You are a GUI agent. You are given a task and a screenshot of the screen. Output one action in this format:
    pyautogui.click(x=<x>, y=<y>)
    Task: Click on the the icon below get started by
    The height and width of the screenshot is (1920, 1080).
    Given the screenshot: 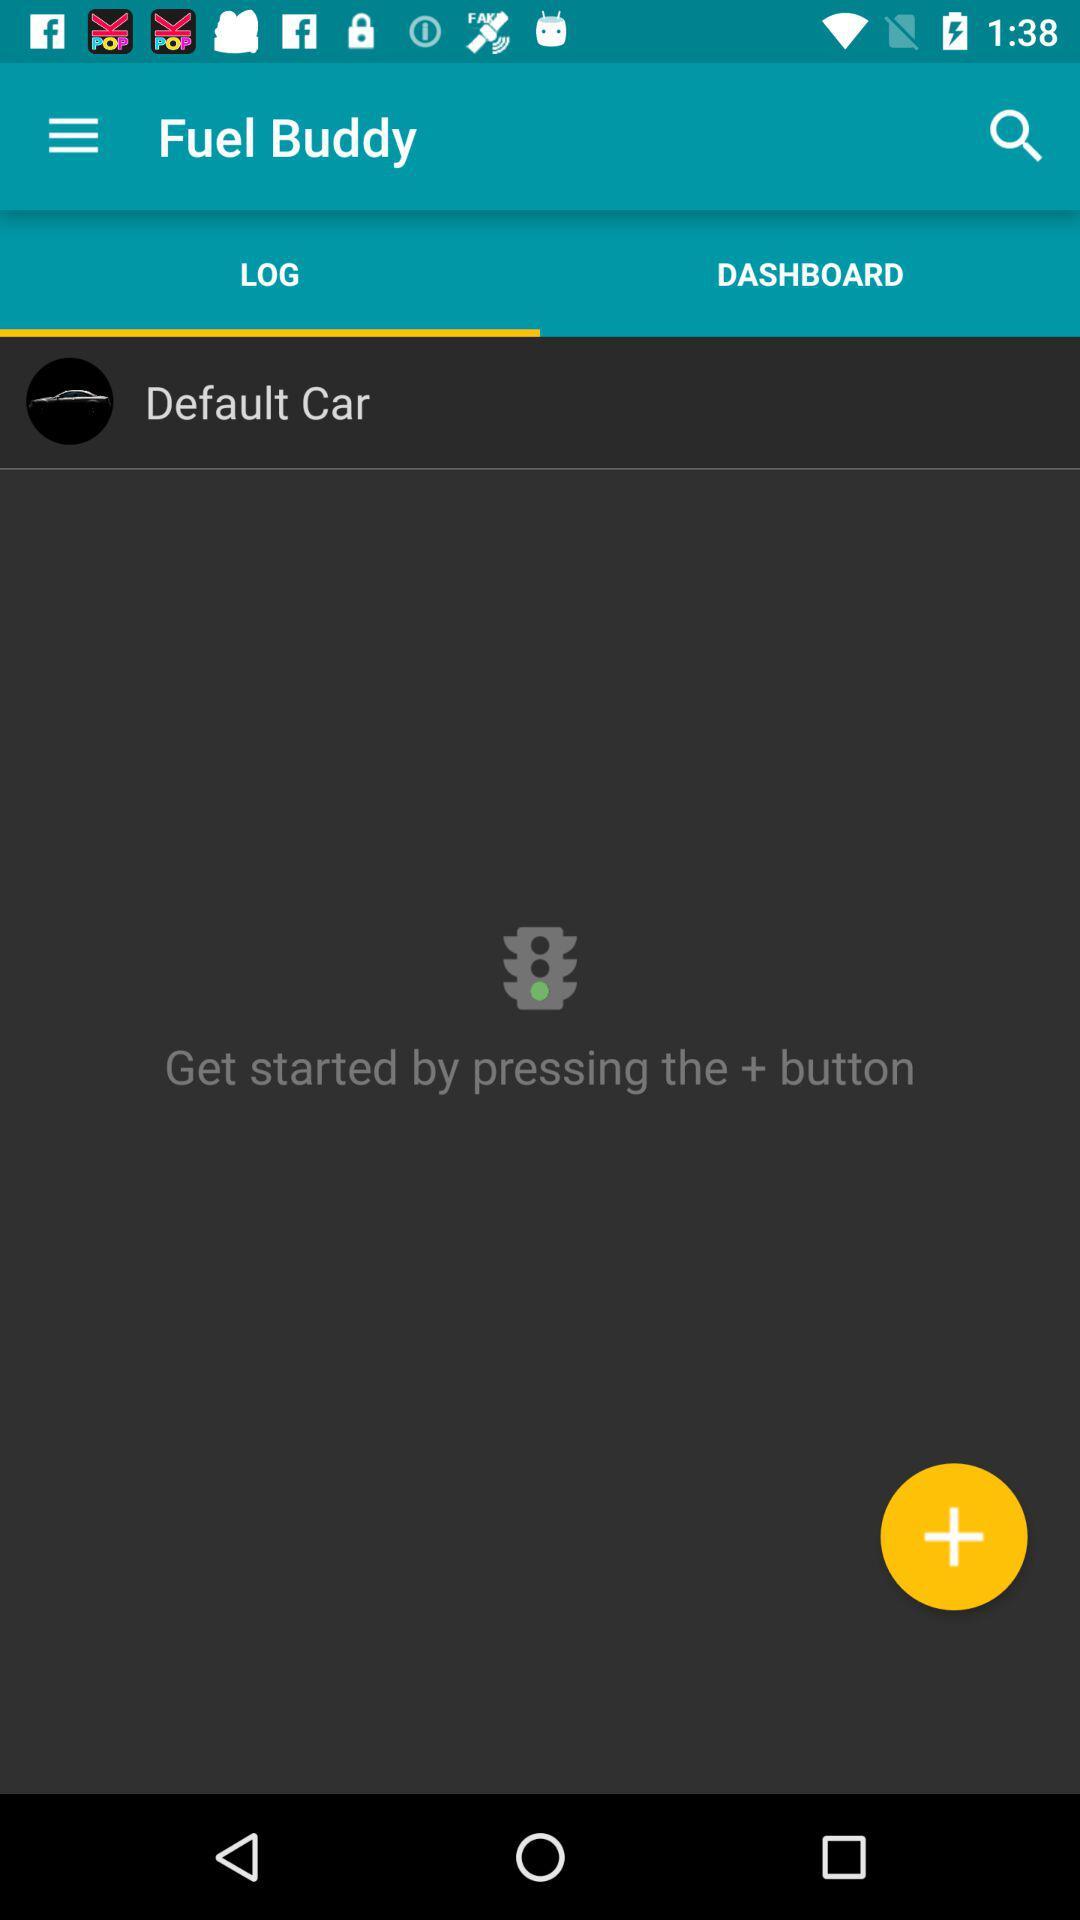 What is the action you would take?
    pyautogui.click(x=952, y=1535)
    